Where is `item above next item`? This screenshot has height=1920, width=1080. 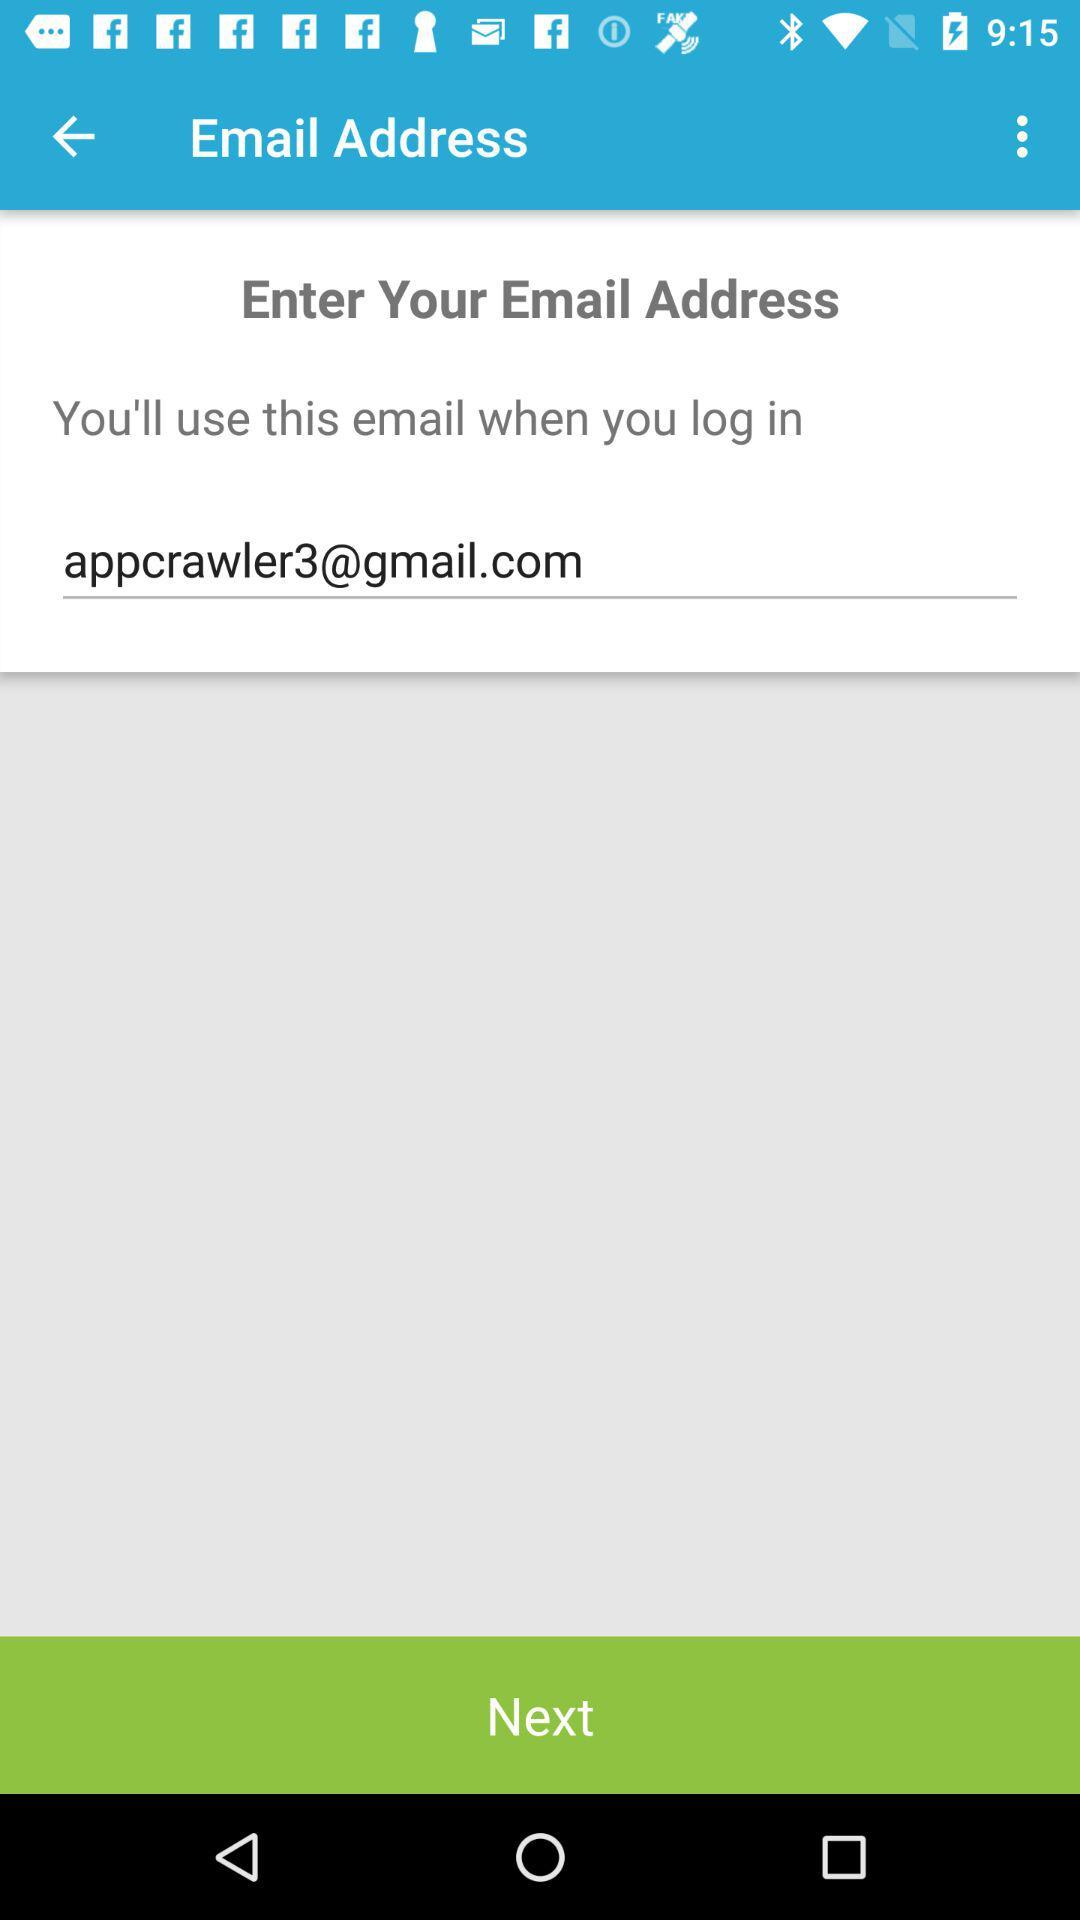 item above next item is located at coordinates (540, 560).